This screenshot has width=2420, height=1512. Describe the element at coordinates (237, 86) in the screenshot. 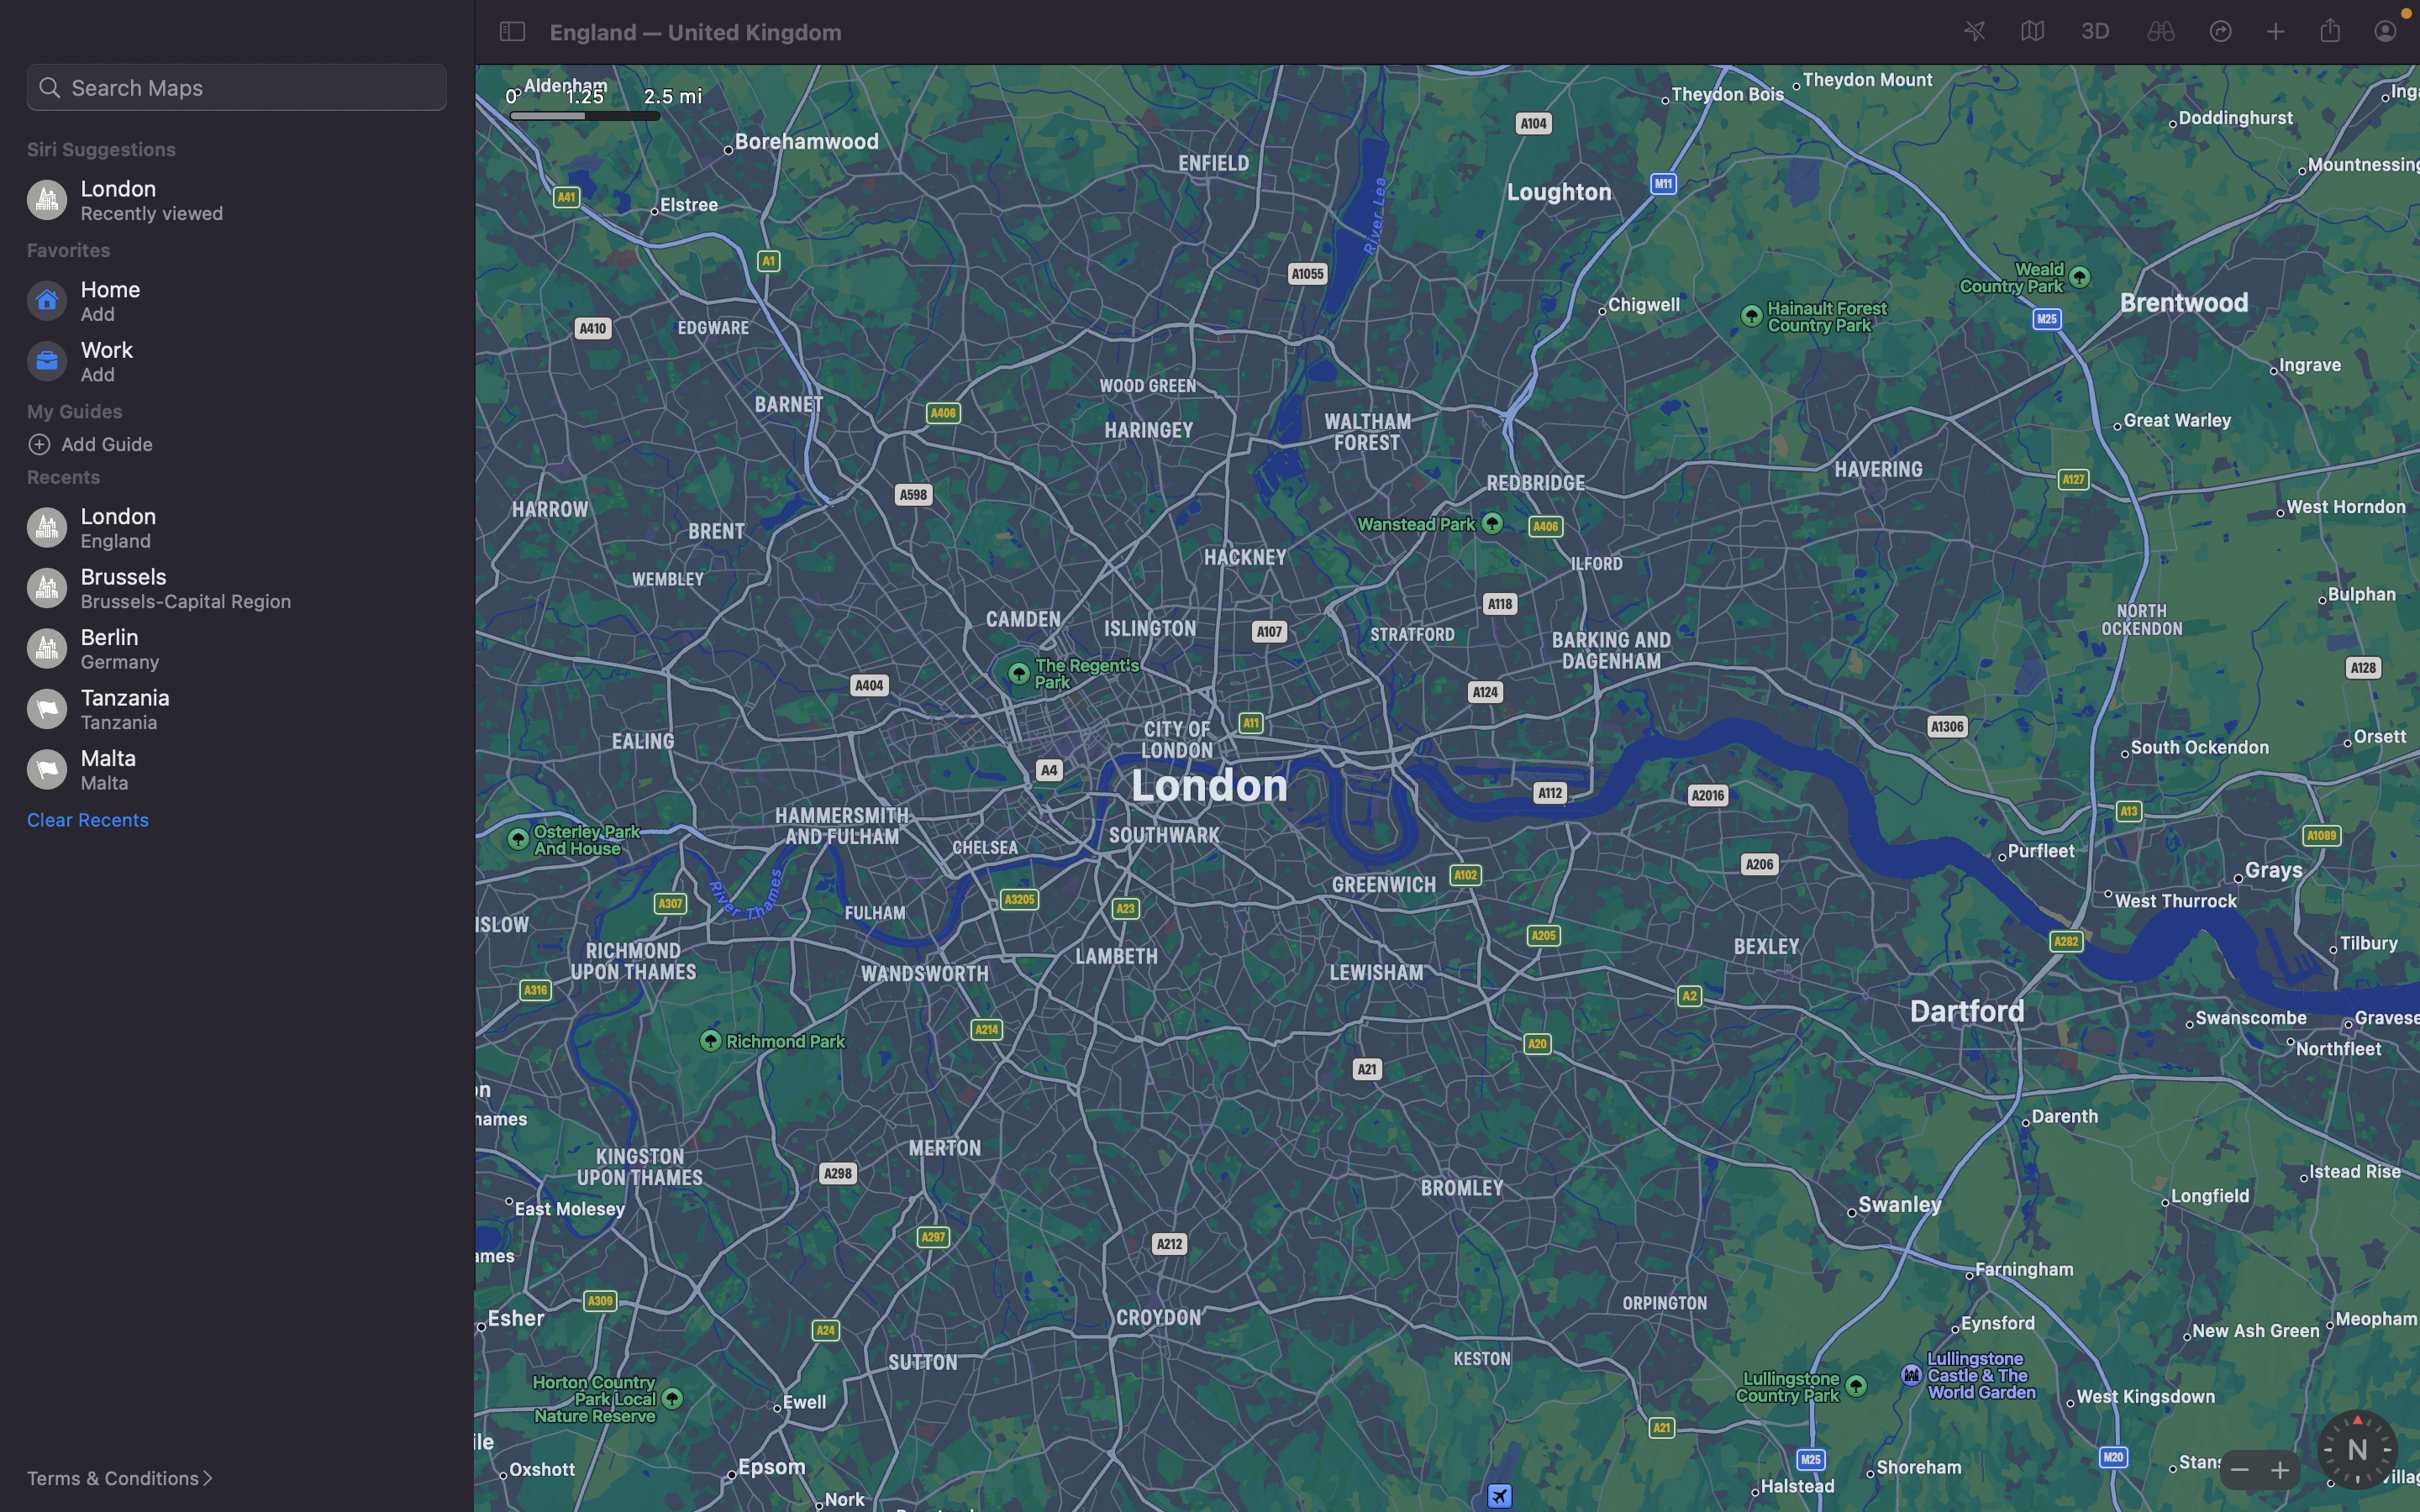

I see `hotels situated nearby` at that location.